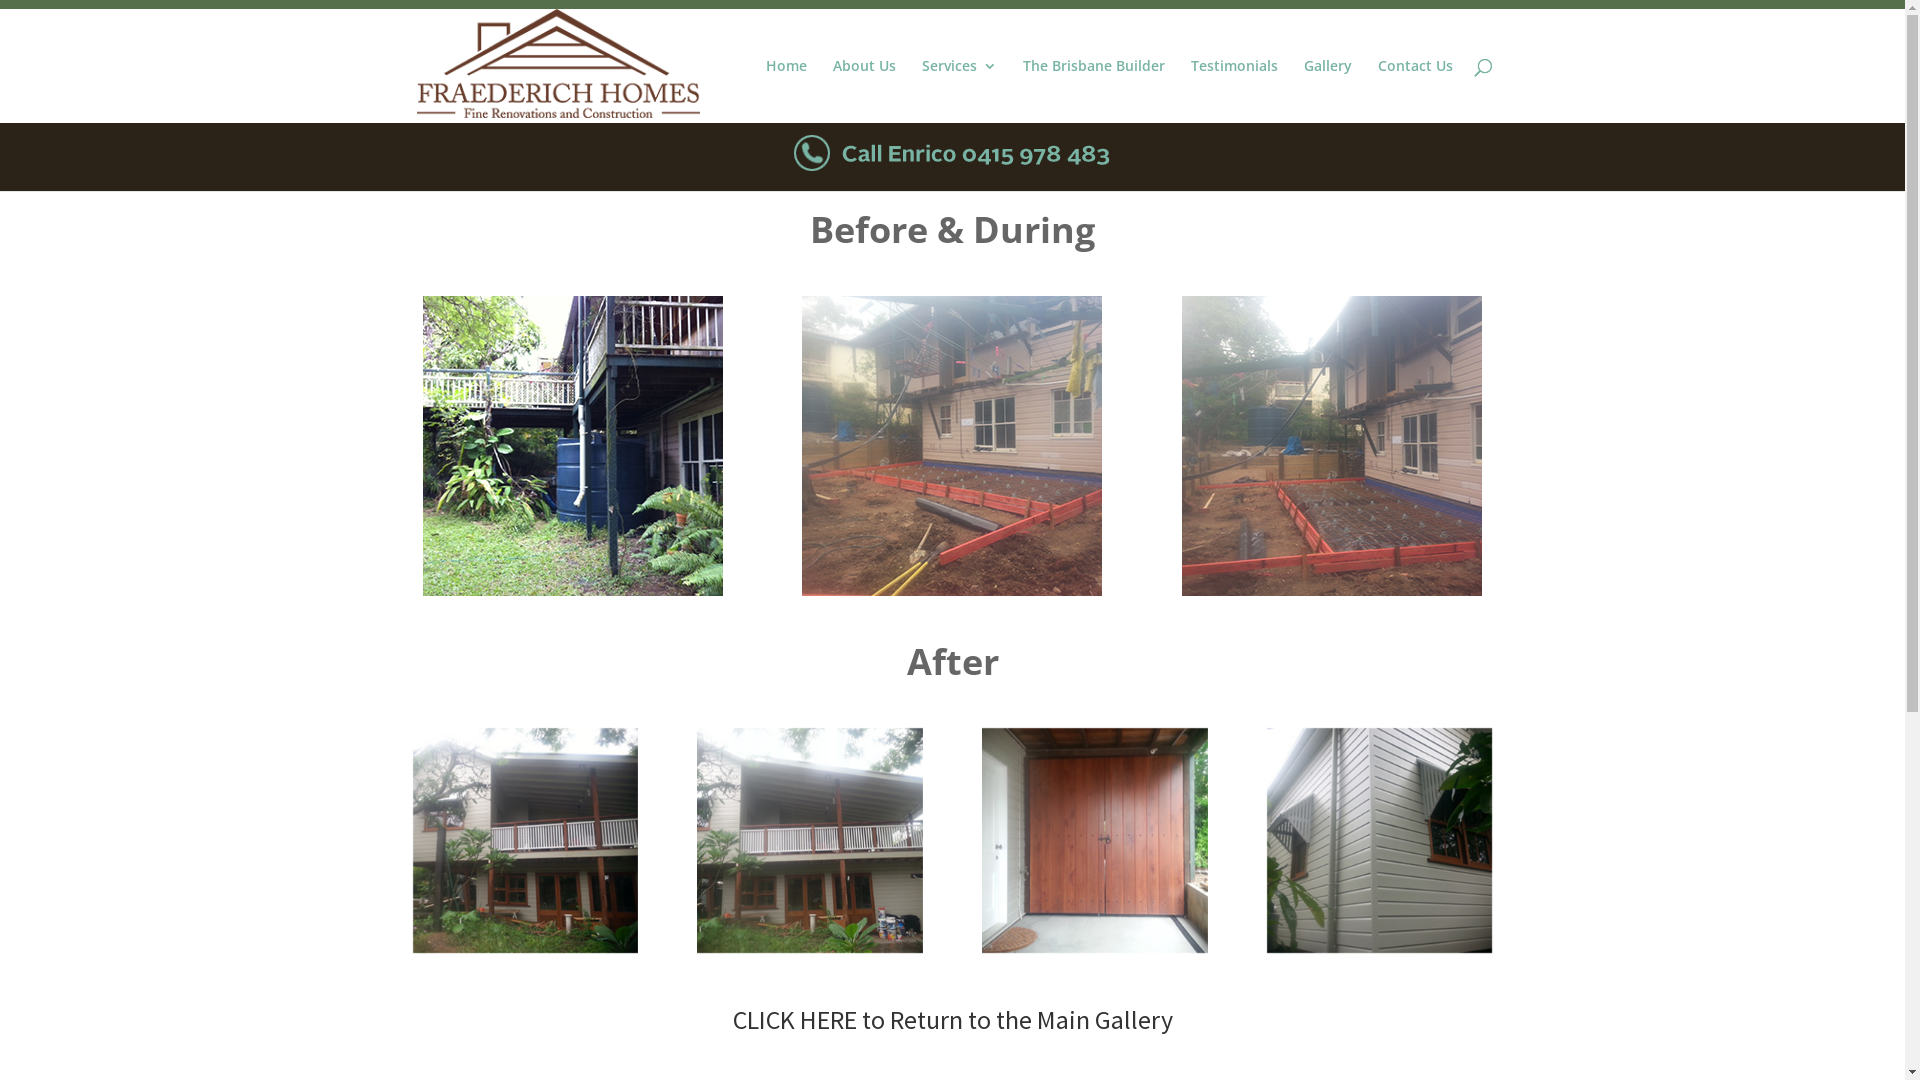  What do you see at coordinates (421, 445) in the screenshot?
I see `'Extend Upstairs and Down Before 01'` at bounding box center [421, 445].